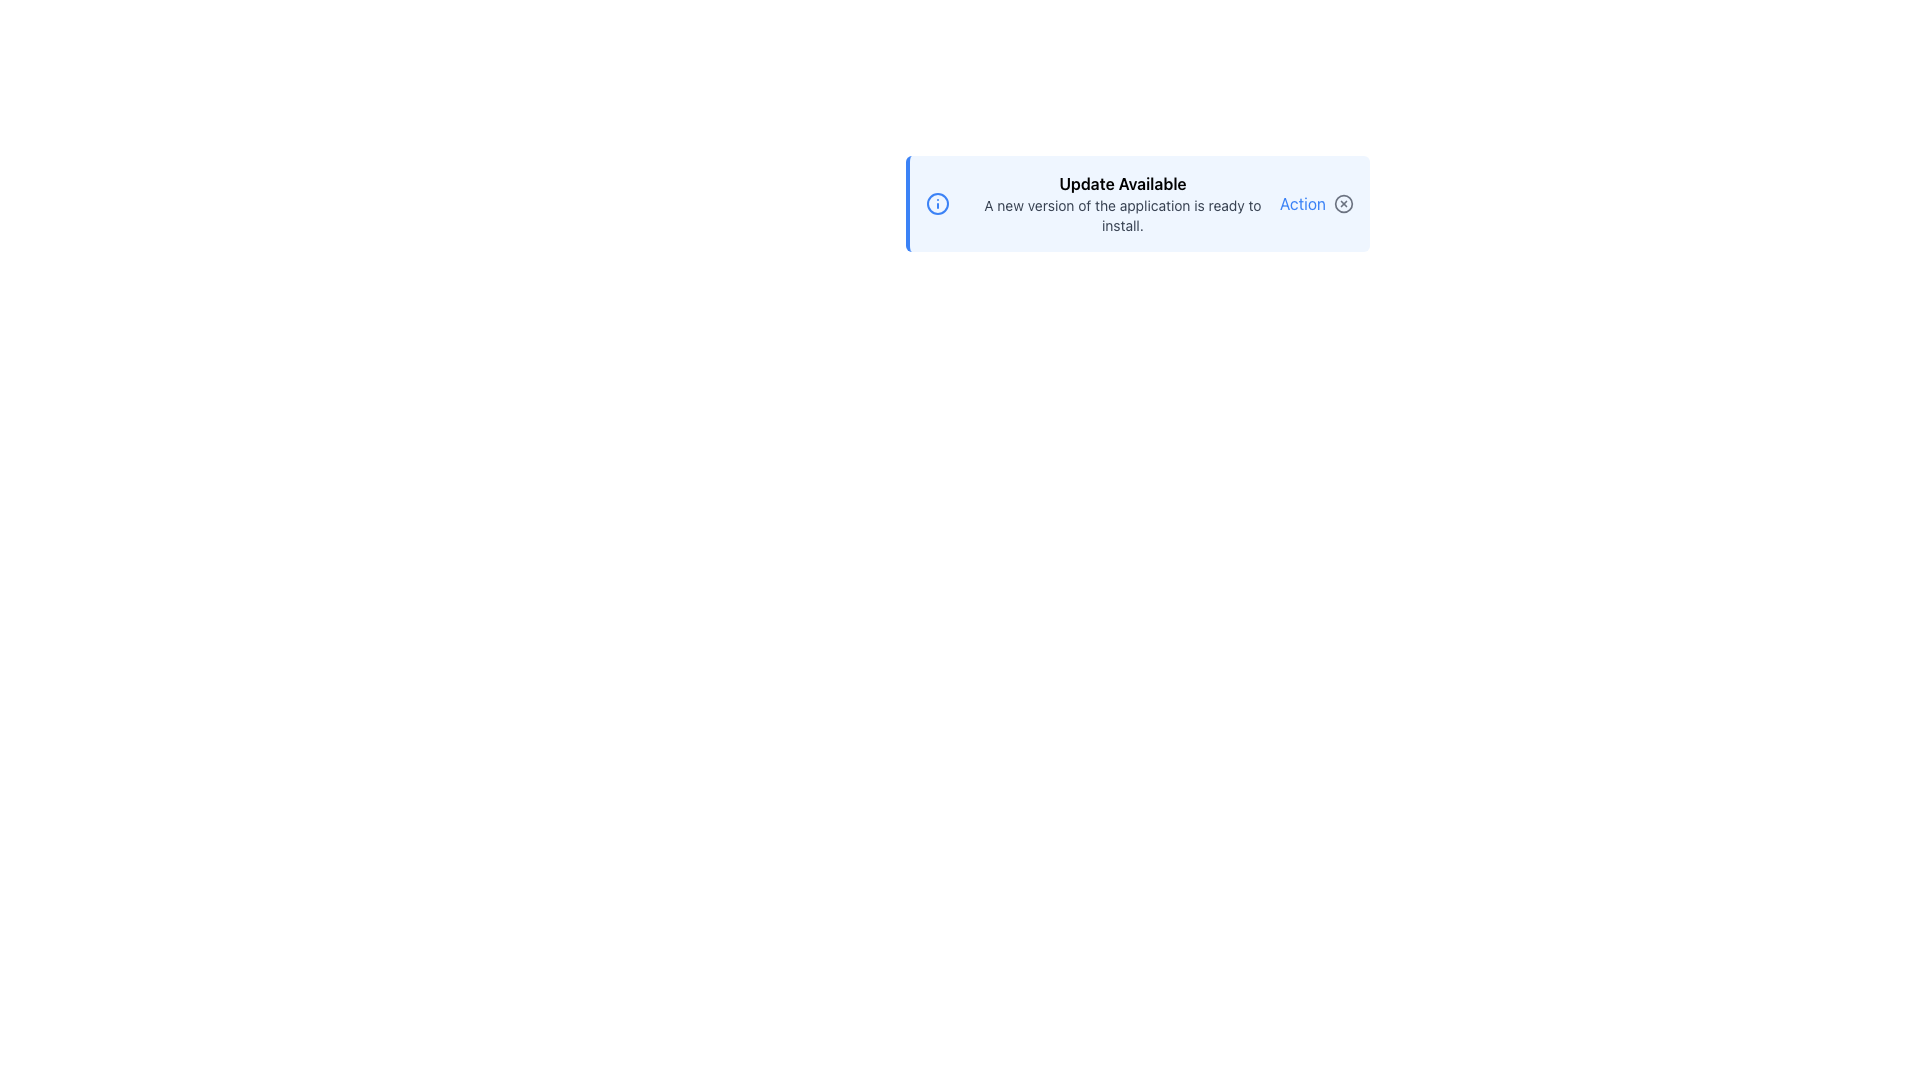  I want to click on the minimal circular gray button with a diagonal cross (X) in the middle, so click(1344, 204).